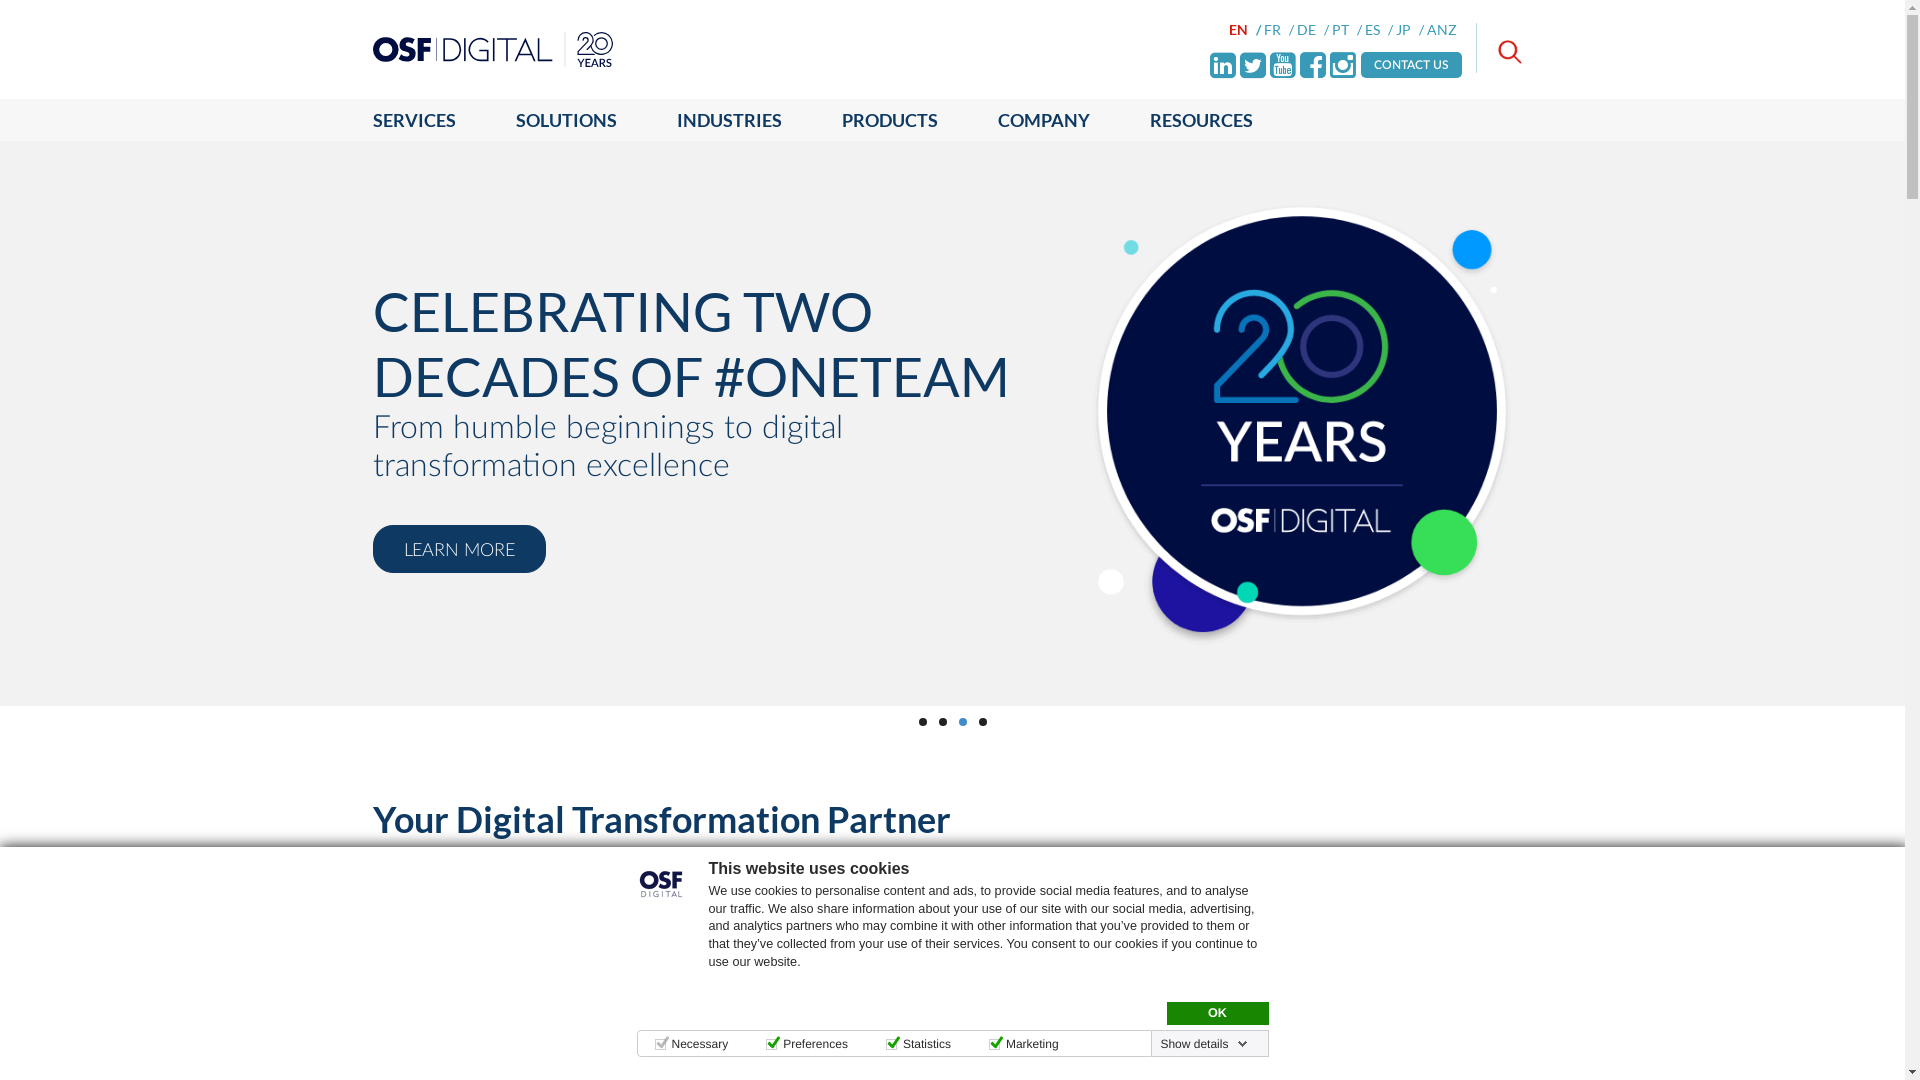  I want to click on 'EN', so click(1243, 29).